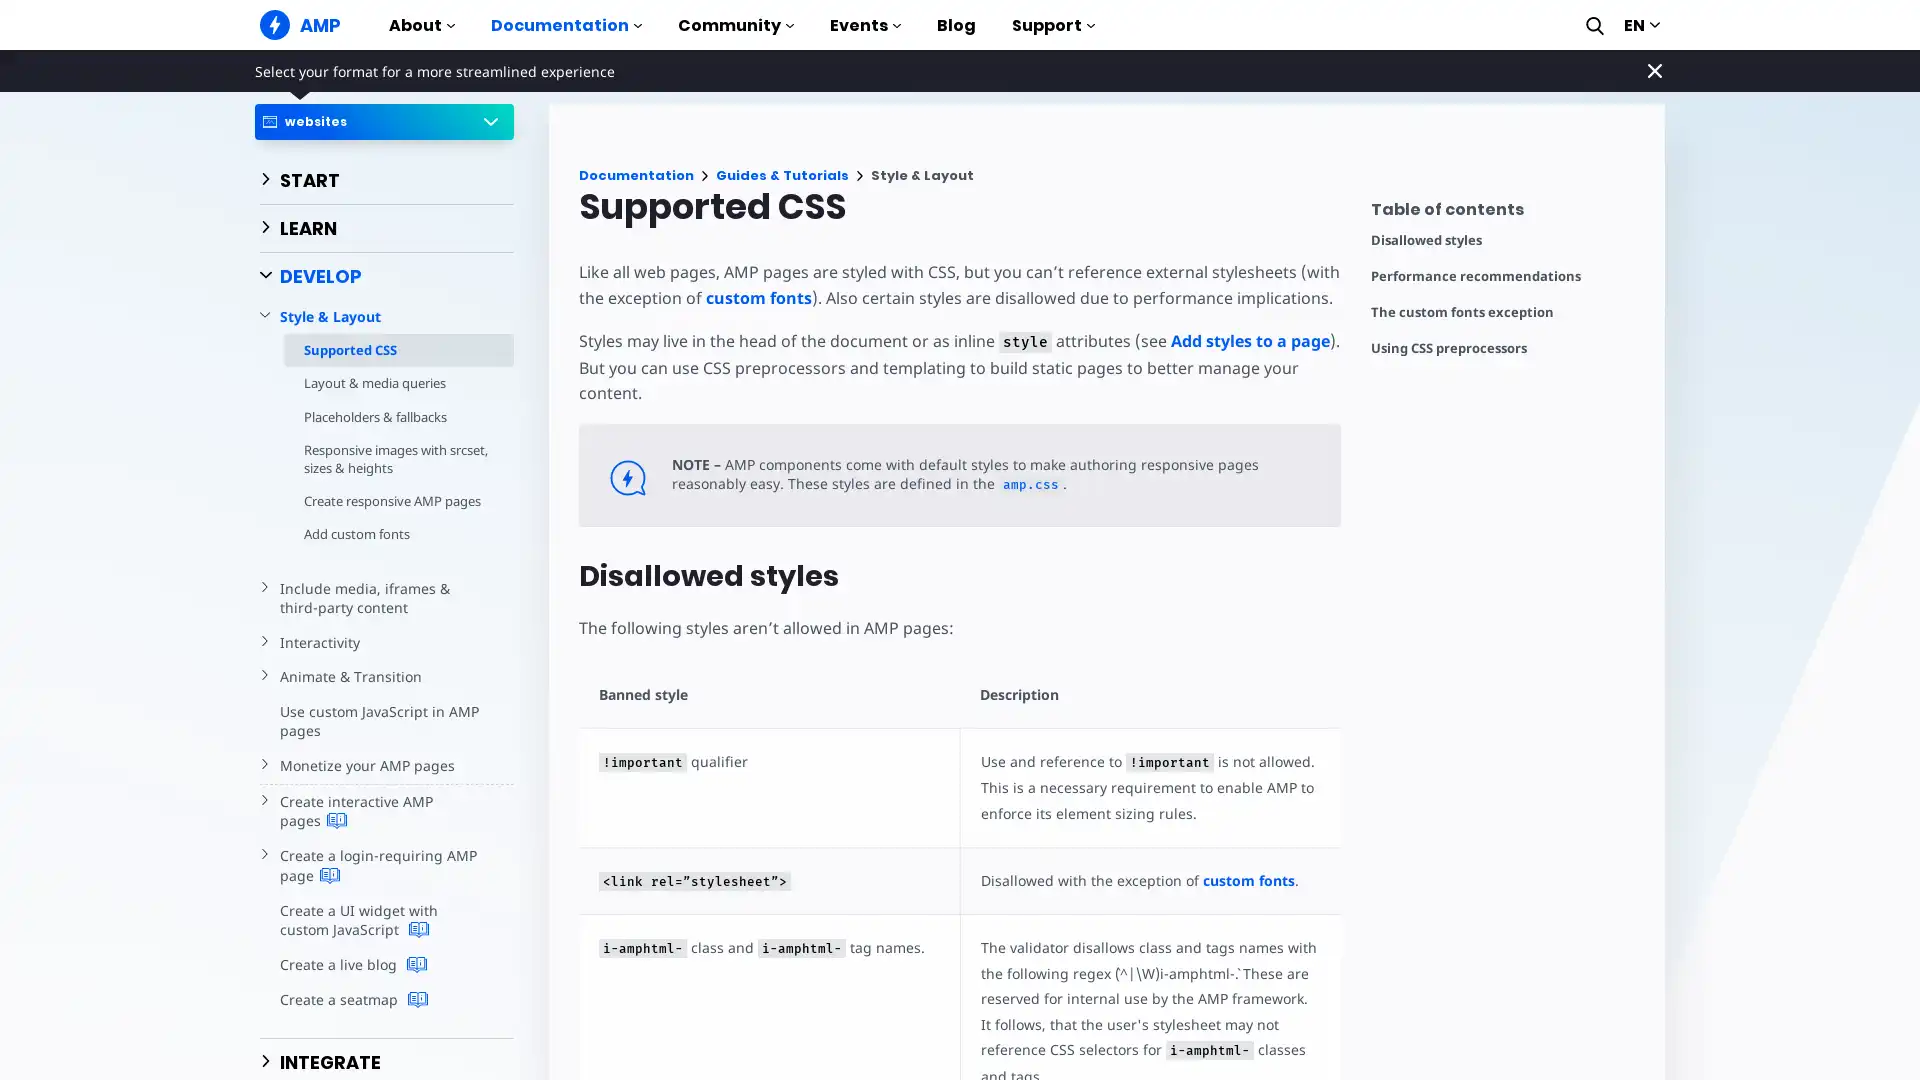 The height and width of the screenshot is (1080, 1920). What do you see at coordinates (865, 32) in the screenshot?
I see `Events` at bounding box center [865, 32].